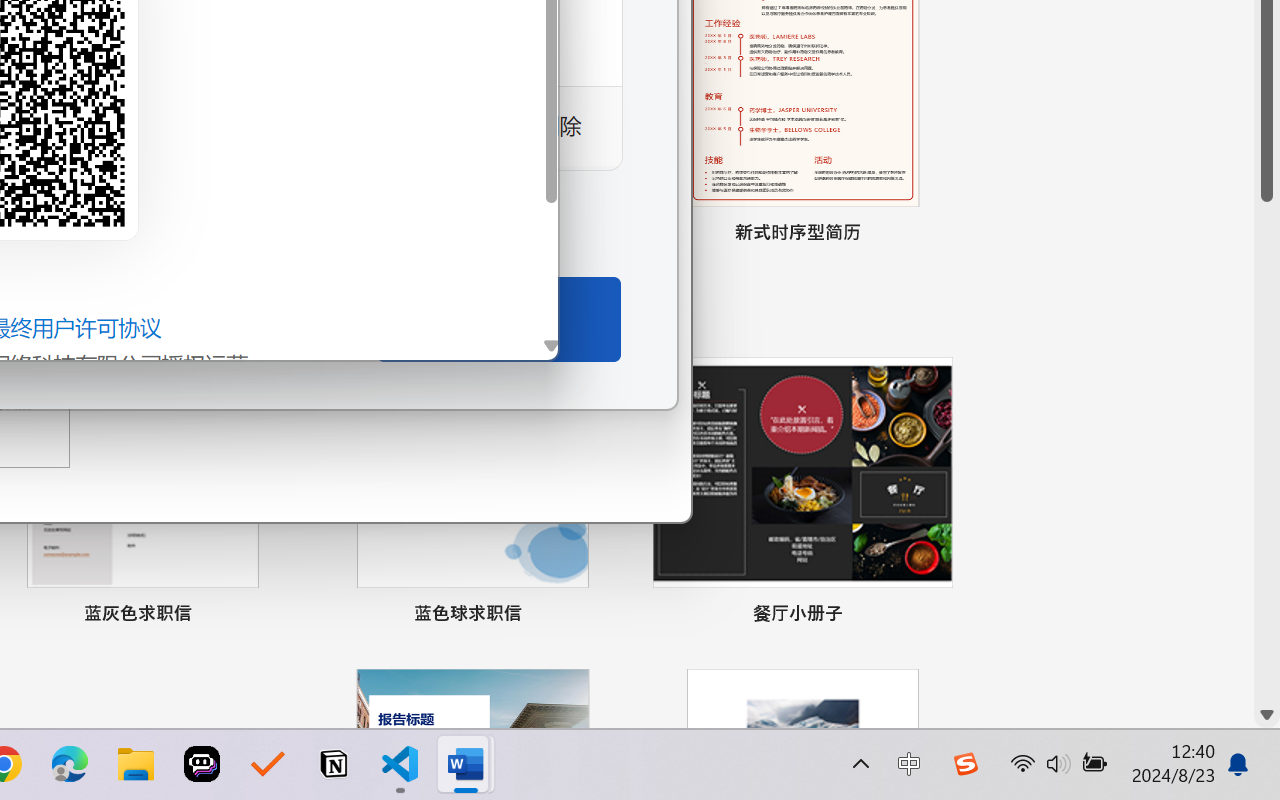 This screenshot has width=1280, height=800. What do you see at coordinates (1266, 714) in the screenshot?
I see `'Line down'` at bounding box center [1266, 714].